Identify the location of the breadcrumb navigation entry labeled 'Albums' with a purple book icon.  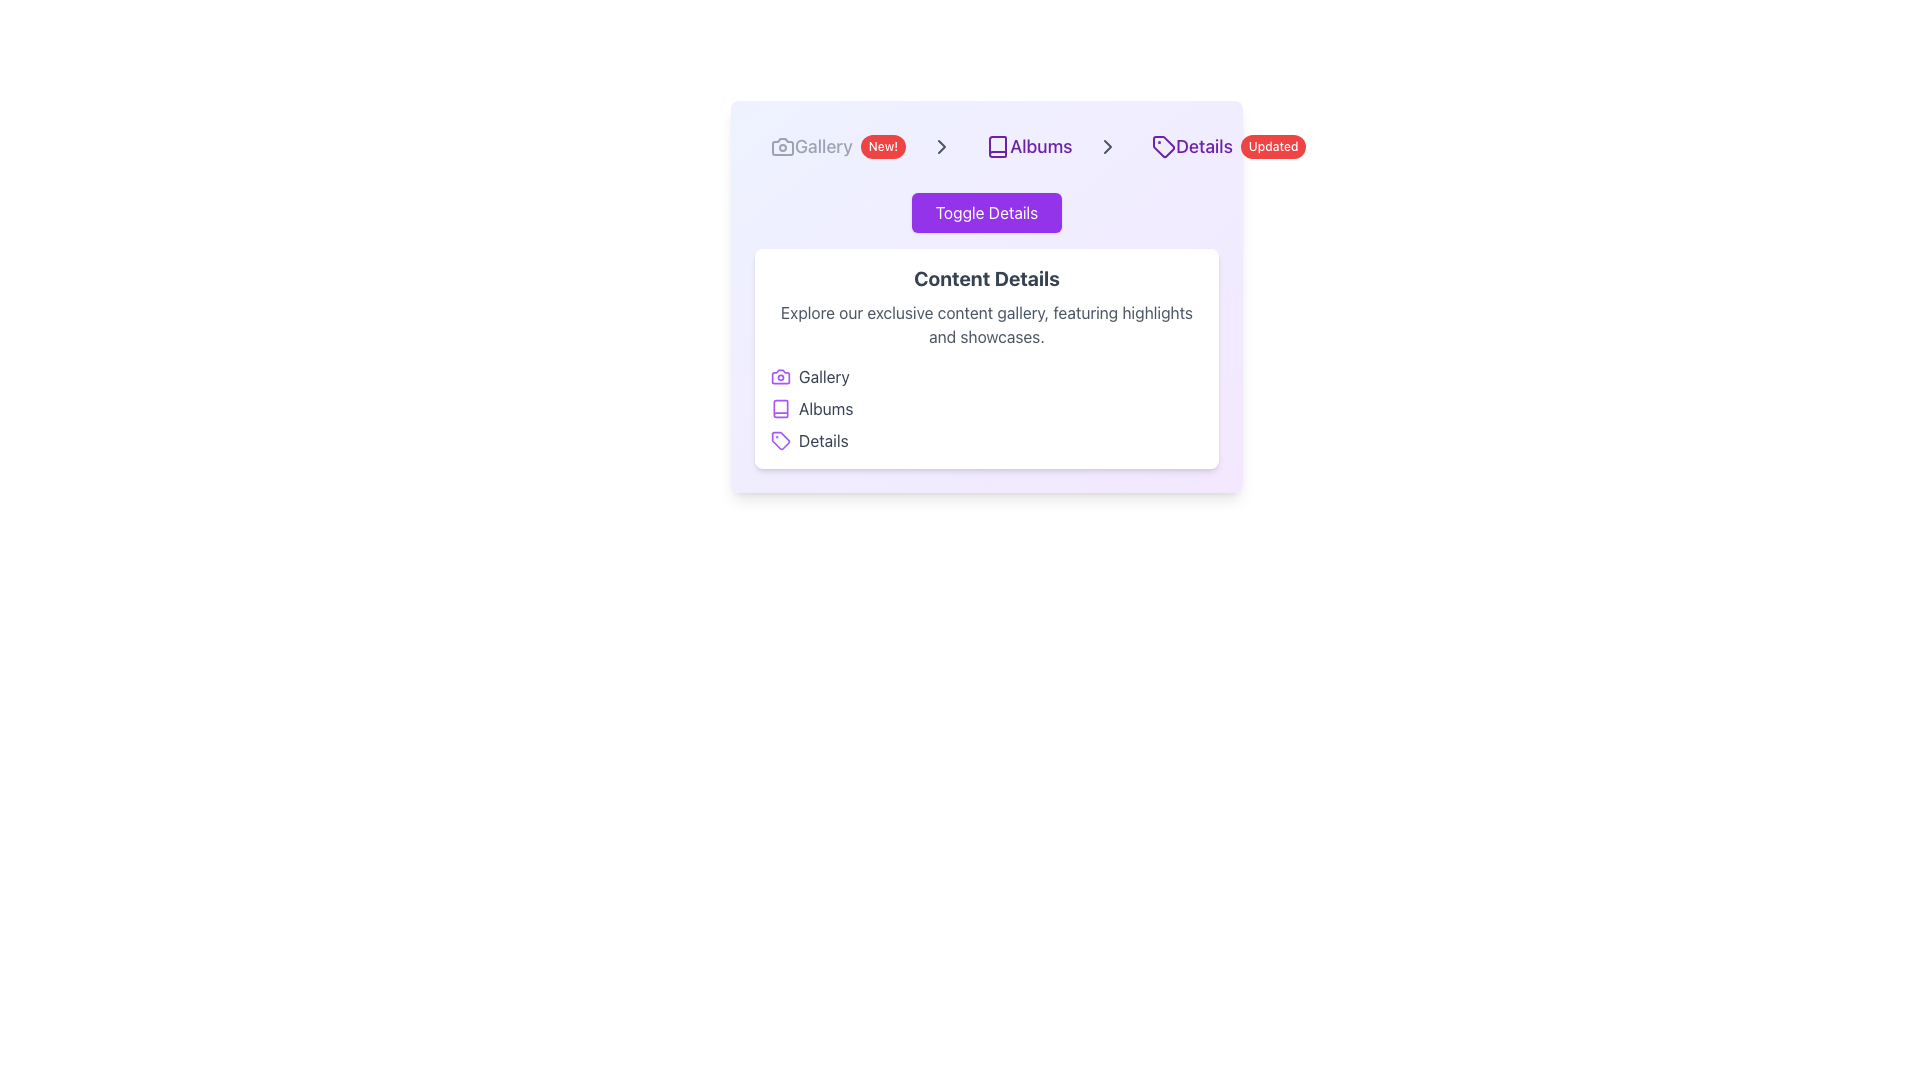
(987, 145).